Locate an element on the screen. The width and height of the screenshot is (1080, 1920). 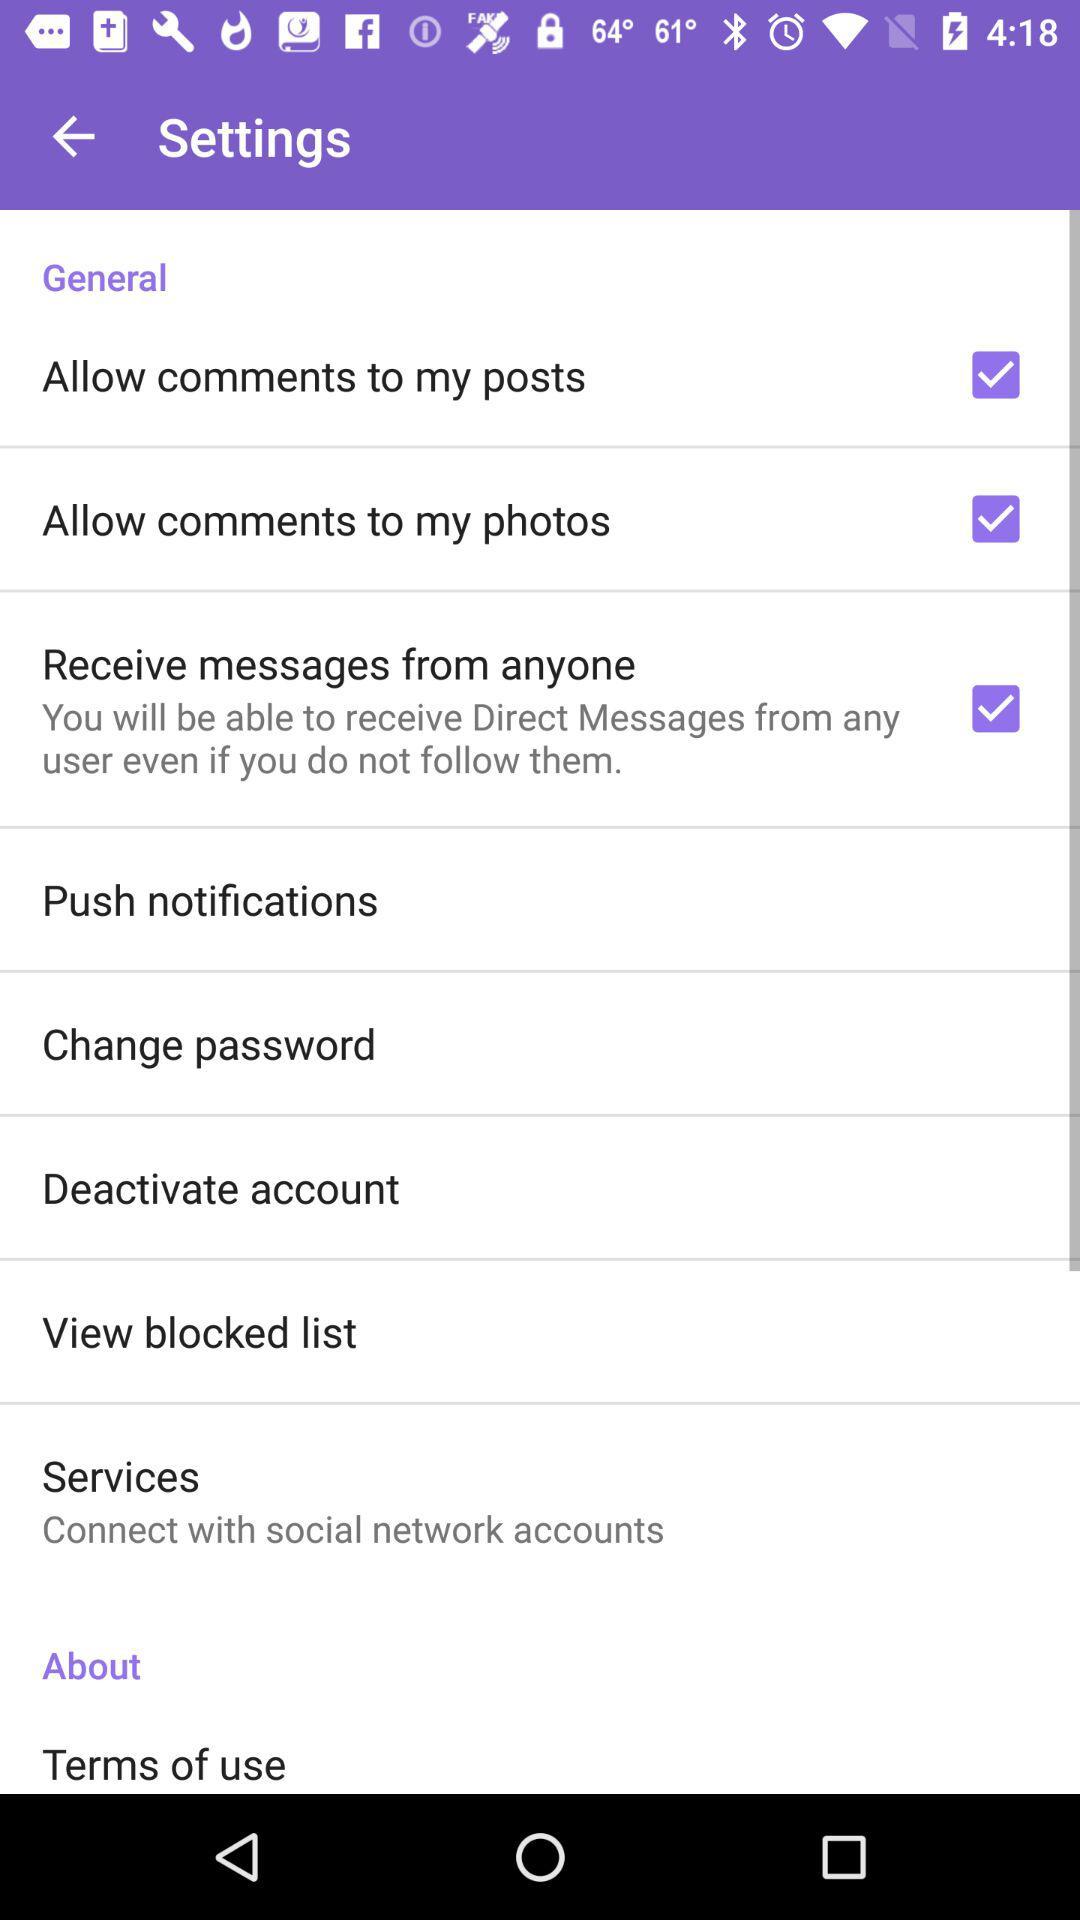
item below about icon is located at coordinates (163, 1763).